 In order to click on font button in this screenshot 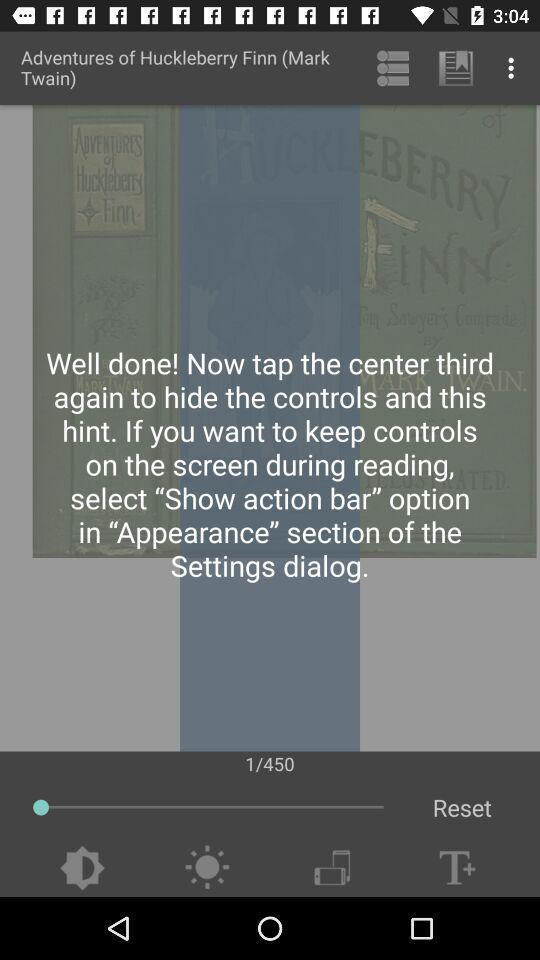, I will do `click(457, 867)`.